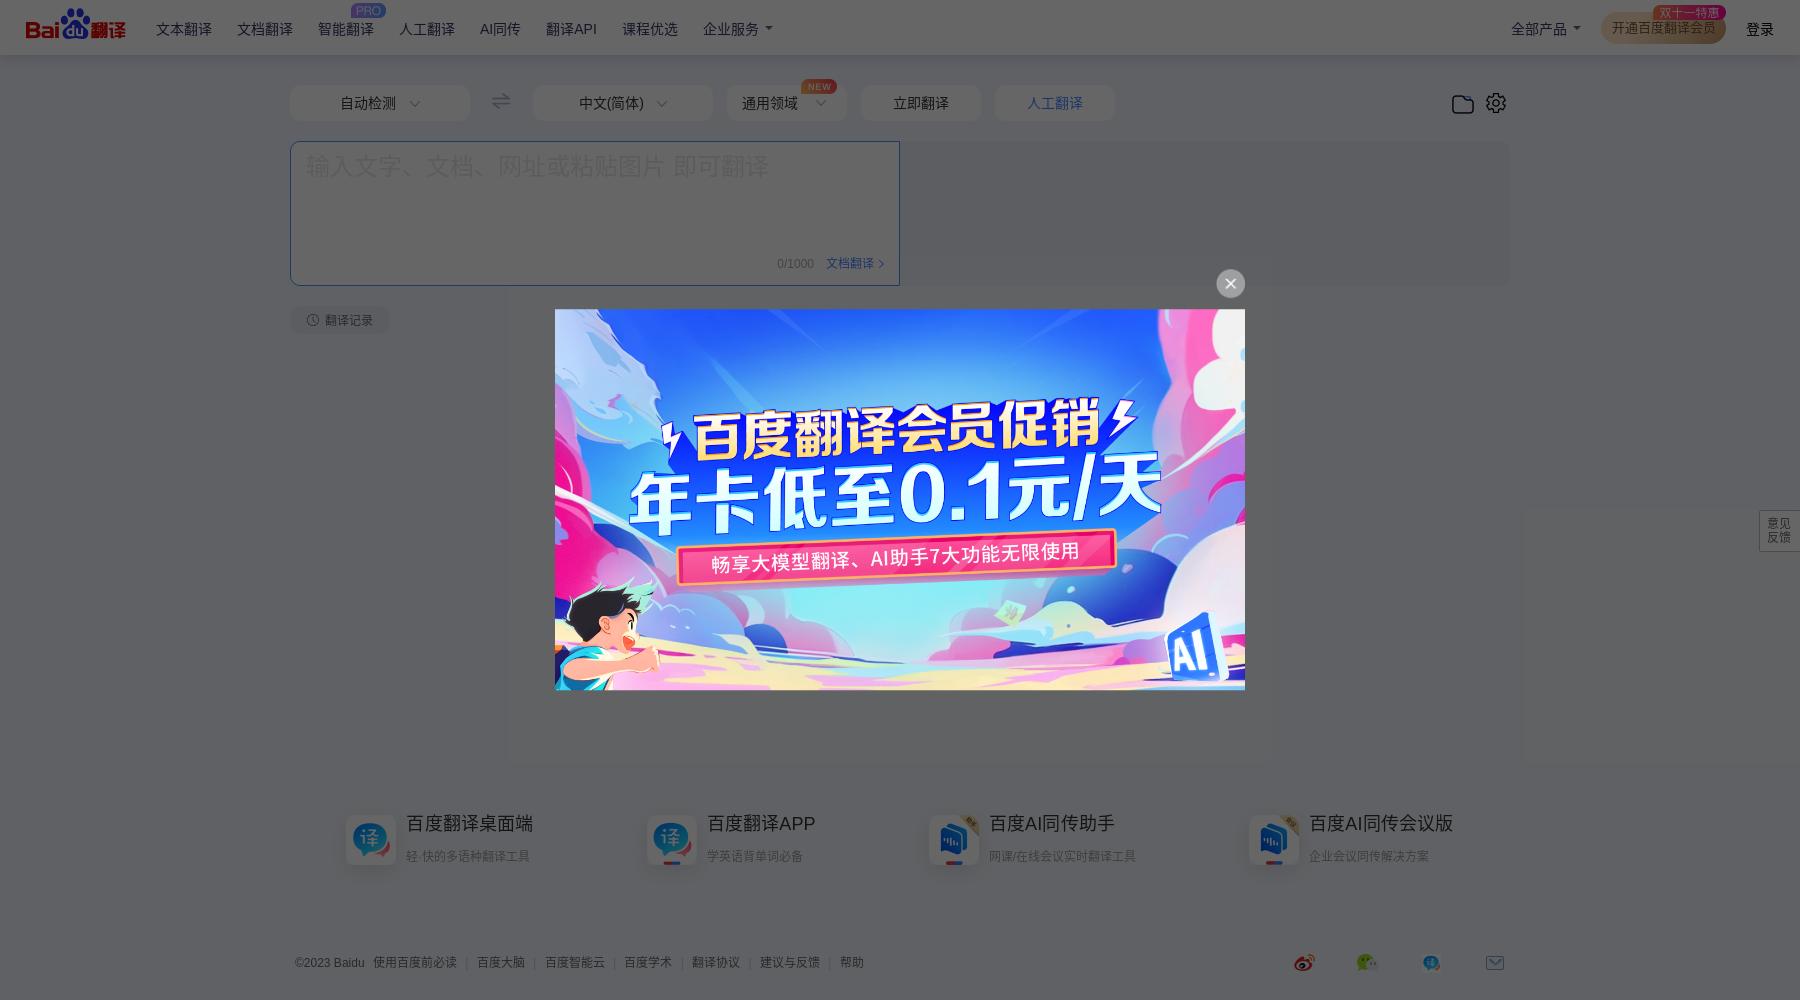 This screenshot has height=1000, width=1800. I want to click on '©2023 Baidu', so click(328, 962).